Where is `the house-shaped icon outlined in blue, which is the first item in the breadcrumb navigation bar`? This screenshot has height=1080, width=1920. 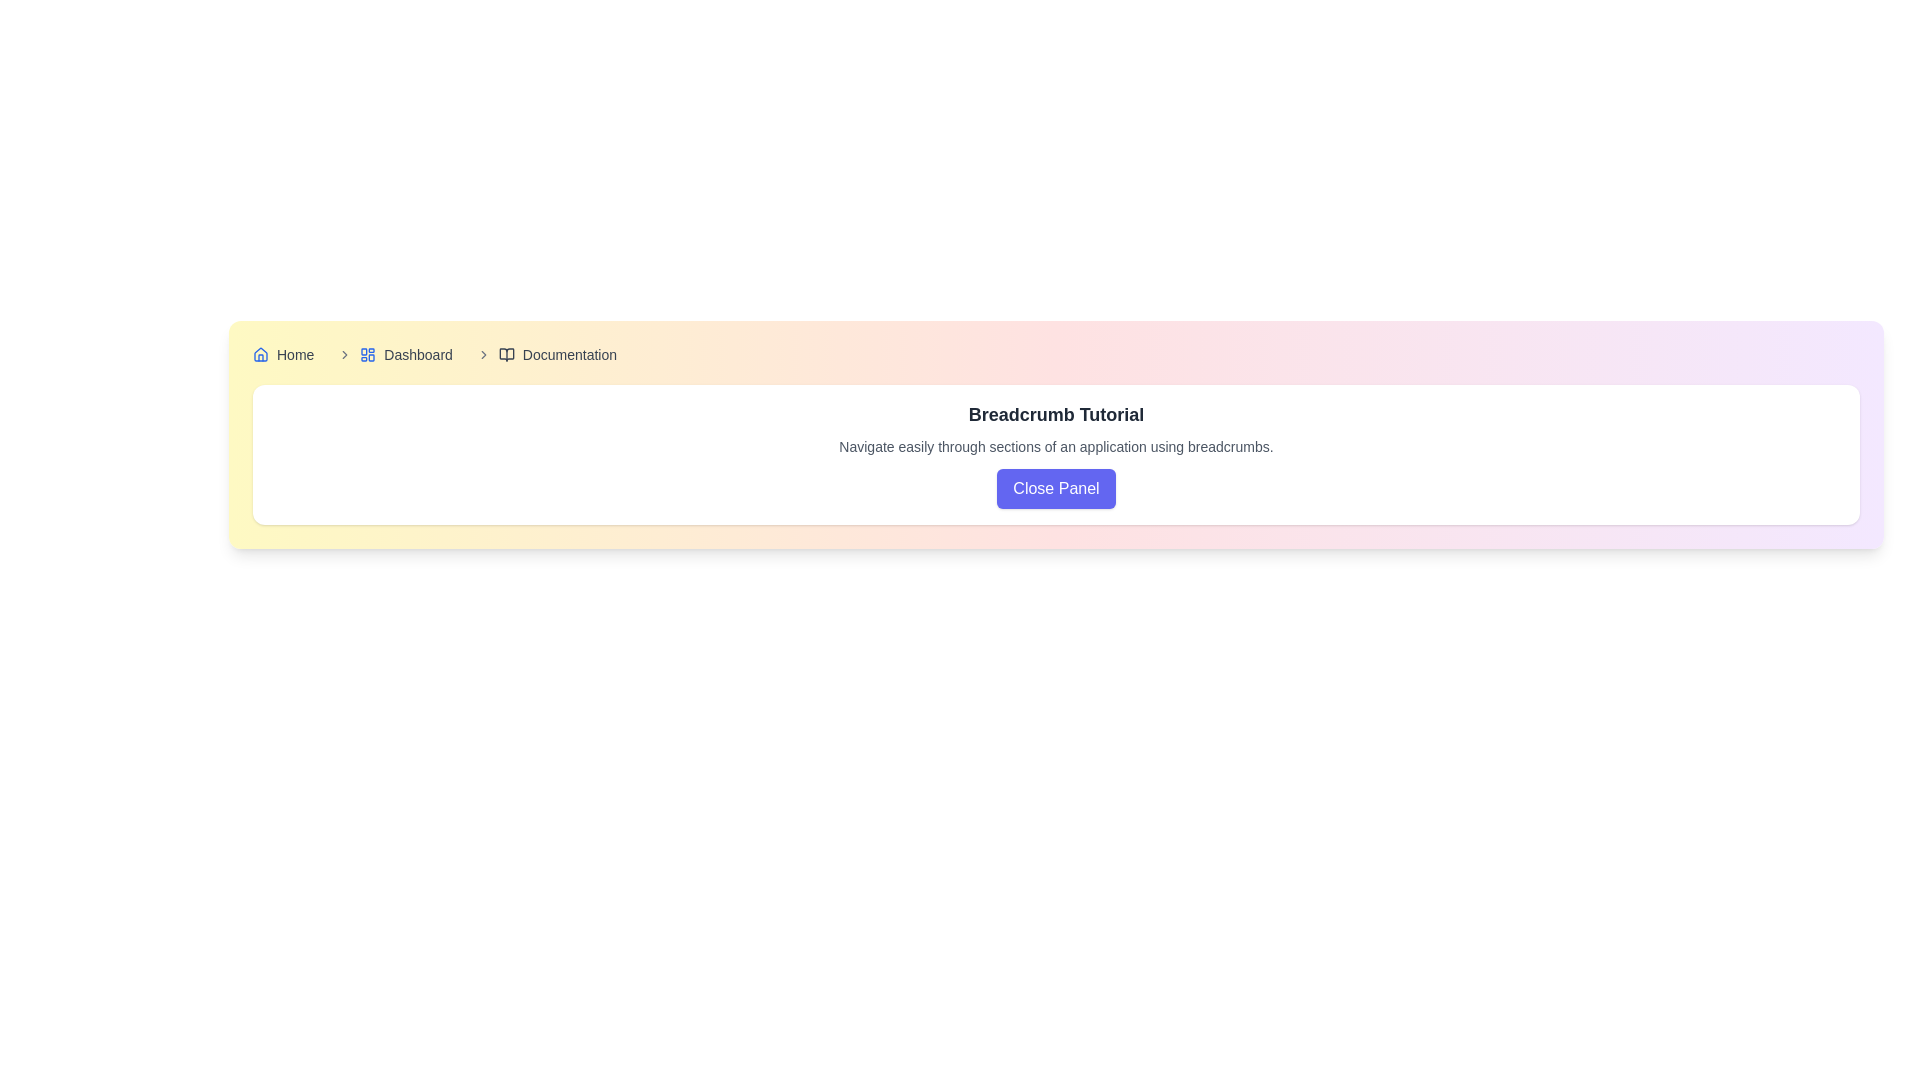 the house-shaped icon outlined in blue, which is the first item in the breadcrumb navigation bar is located at coordinates (259, 353).